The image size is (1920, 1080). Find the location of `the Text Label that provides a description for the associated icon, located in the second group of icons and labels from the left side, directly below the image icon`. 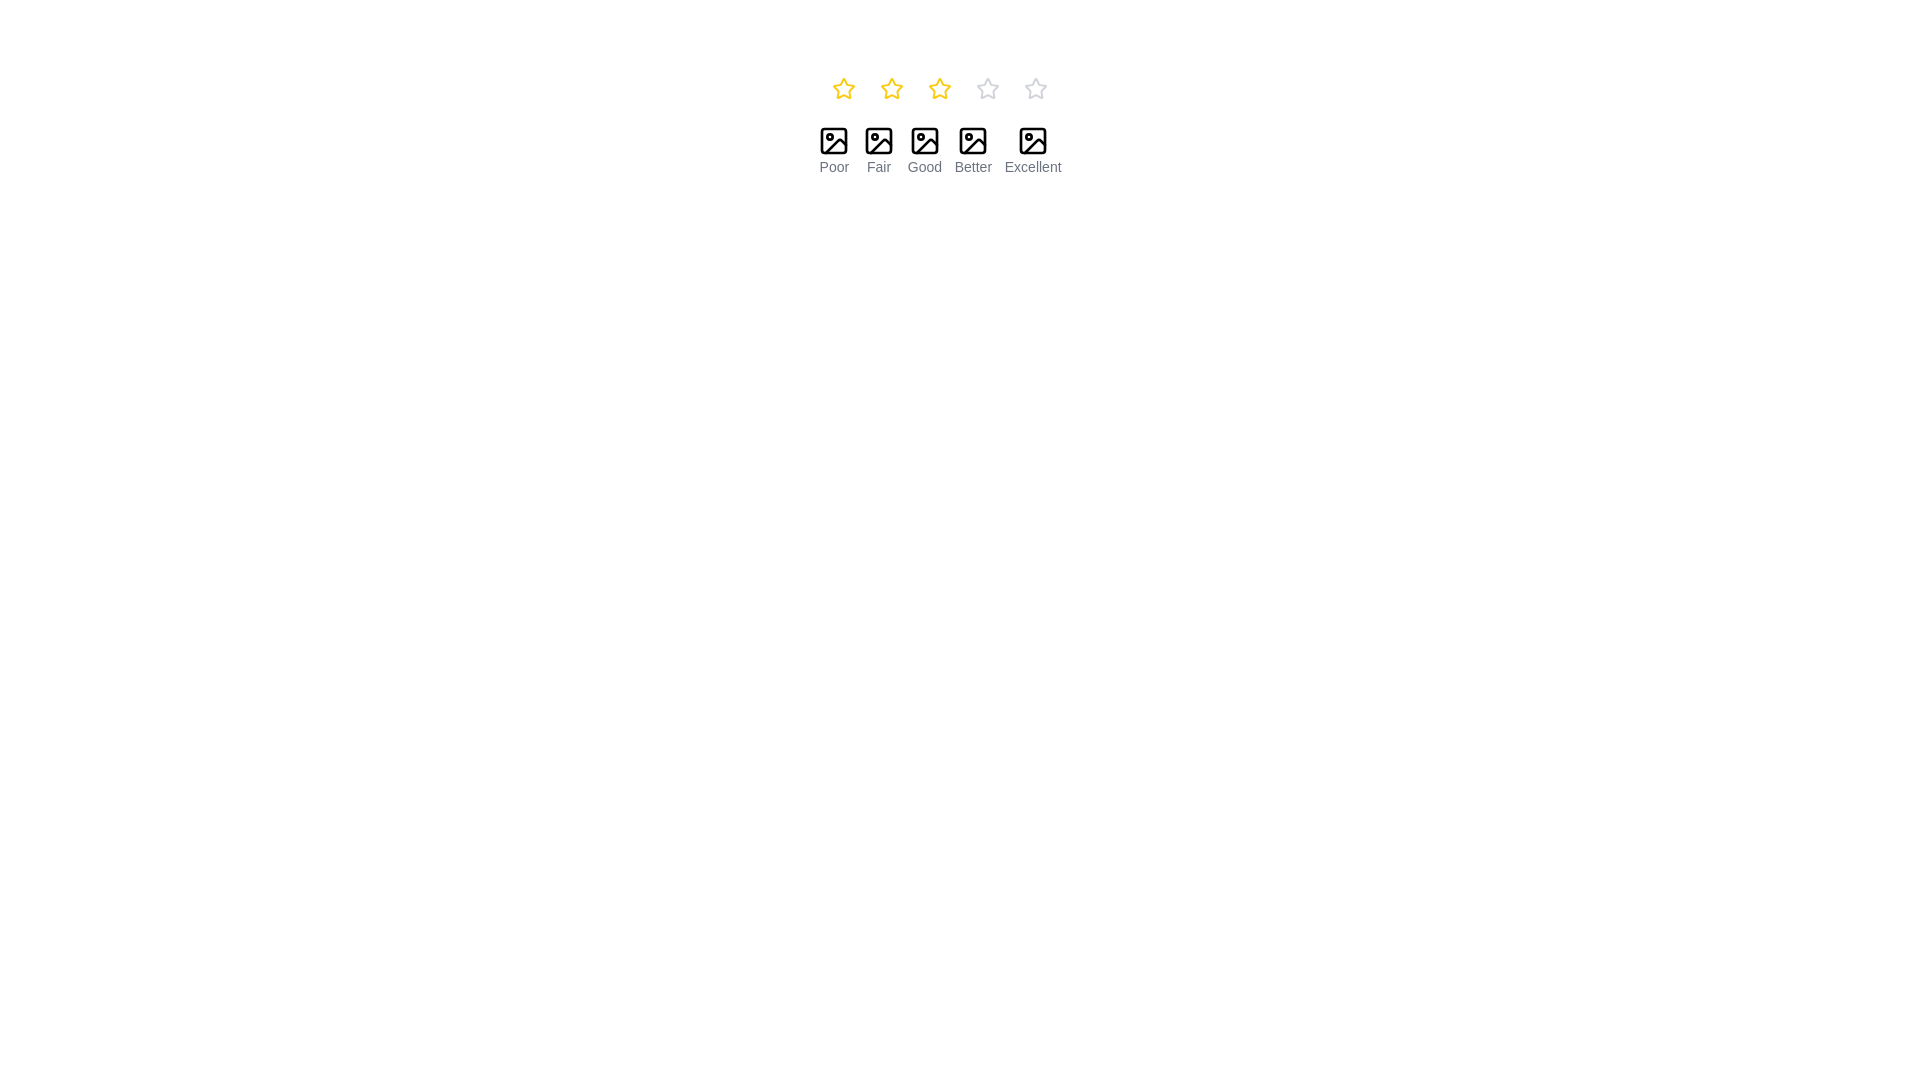

the Text Label that provides a description for the associated icon, located in the second group of icons and labels from the left side, directly below the image icon is located at coordinates (878, 165).